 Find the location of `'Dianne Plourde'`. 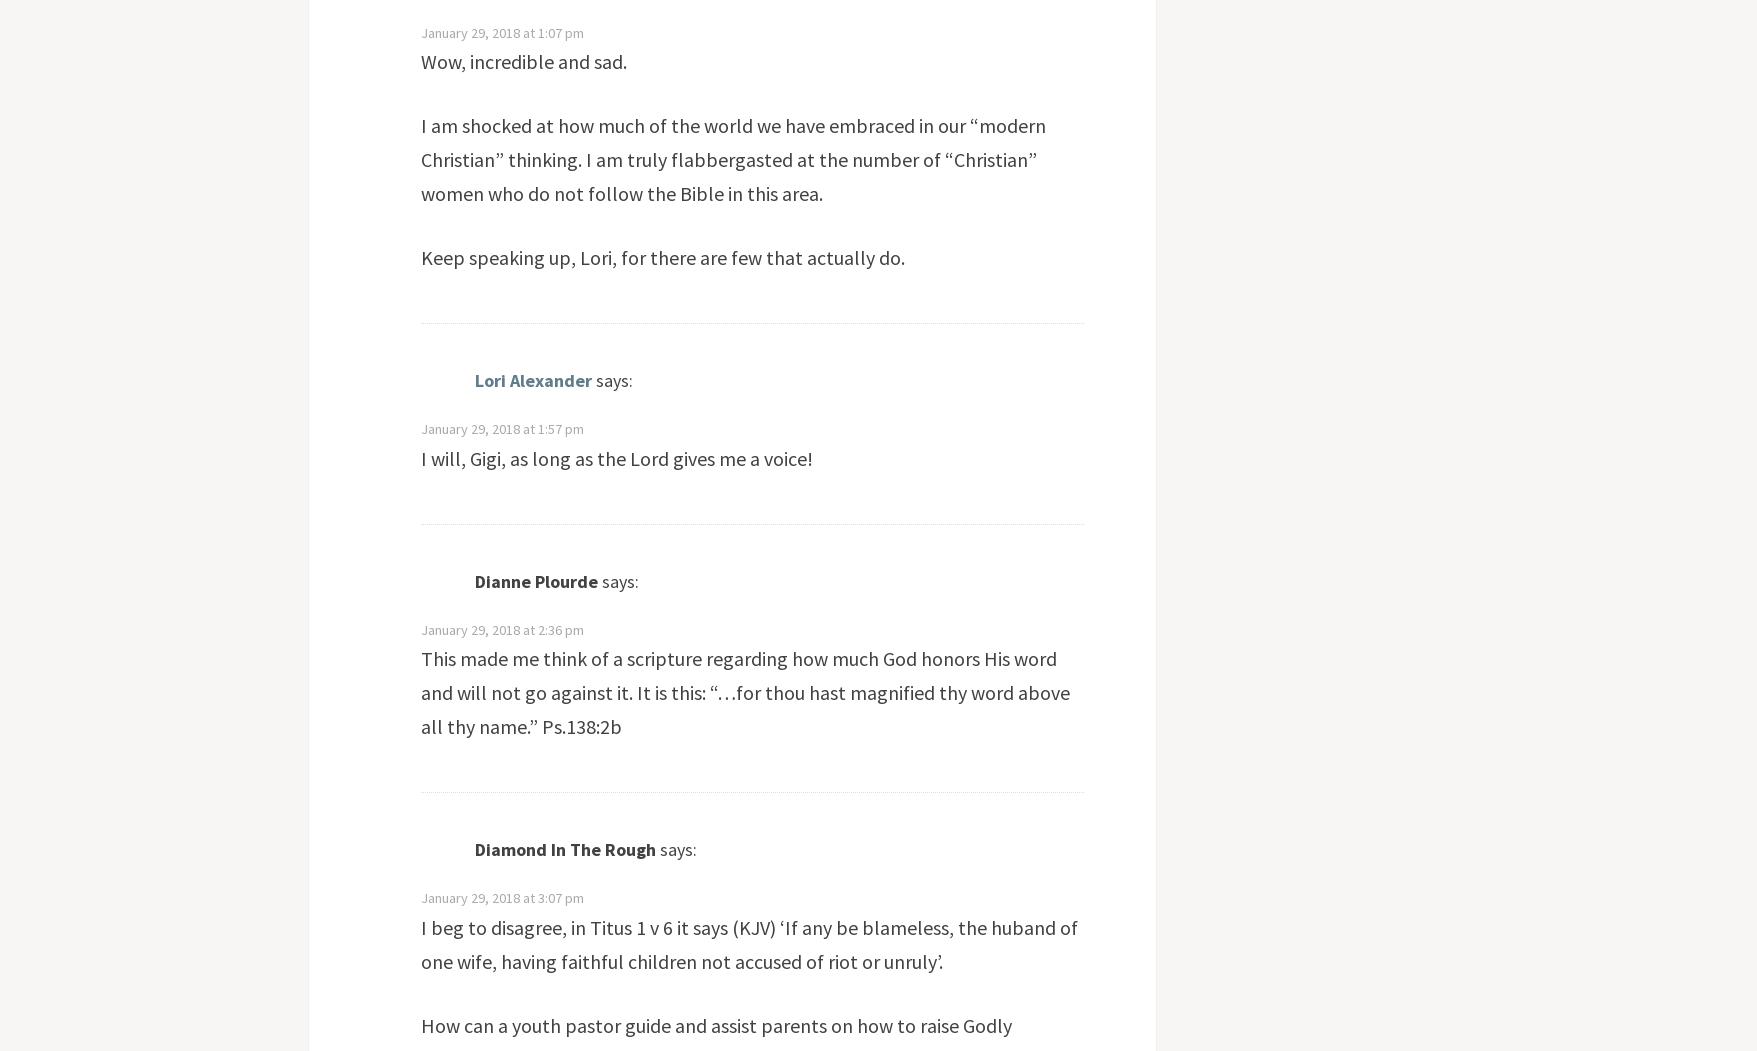

'Dianne Plourde' is located at coordinates (535, 581).